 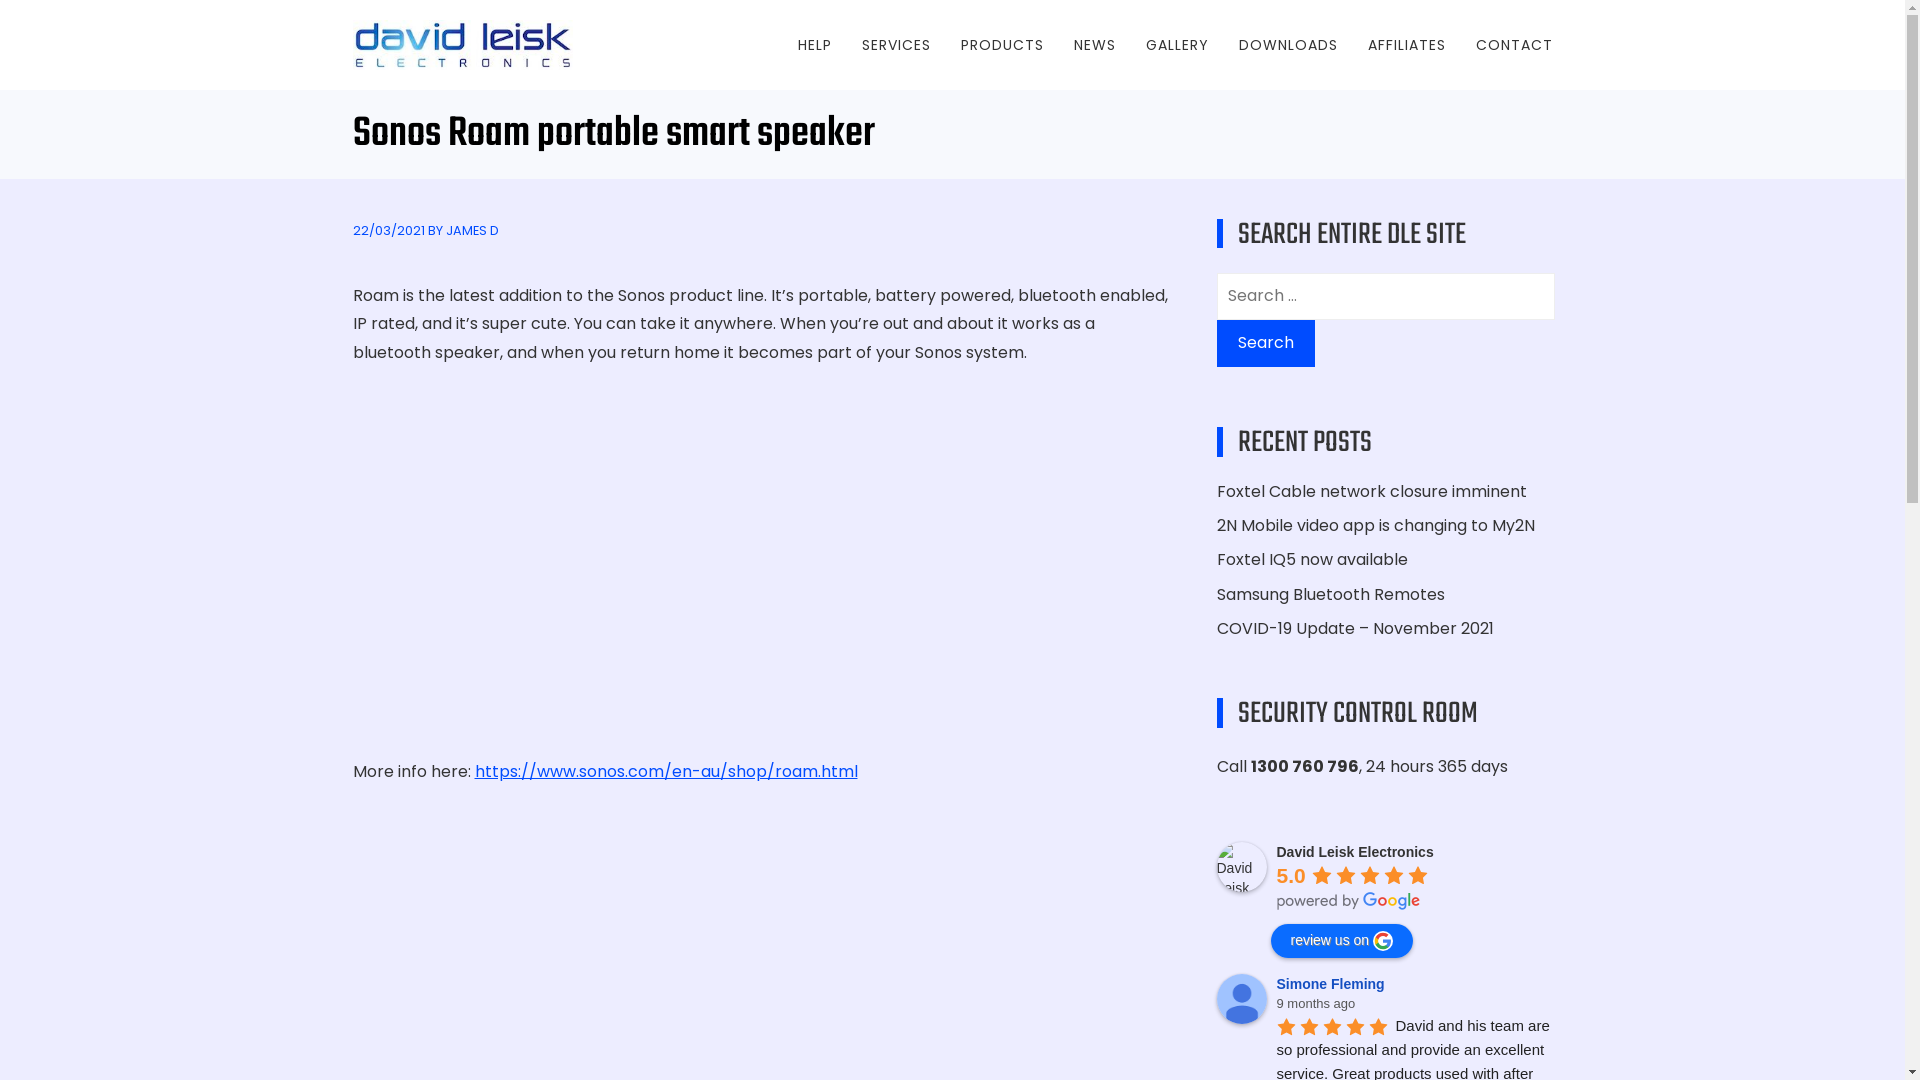 I want to click on 'HELP', so click(x=815, y=45).